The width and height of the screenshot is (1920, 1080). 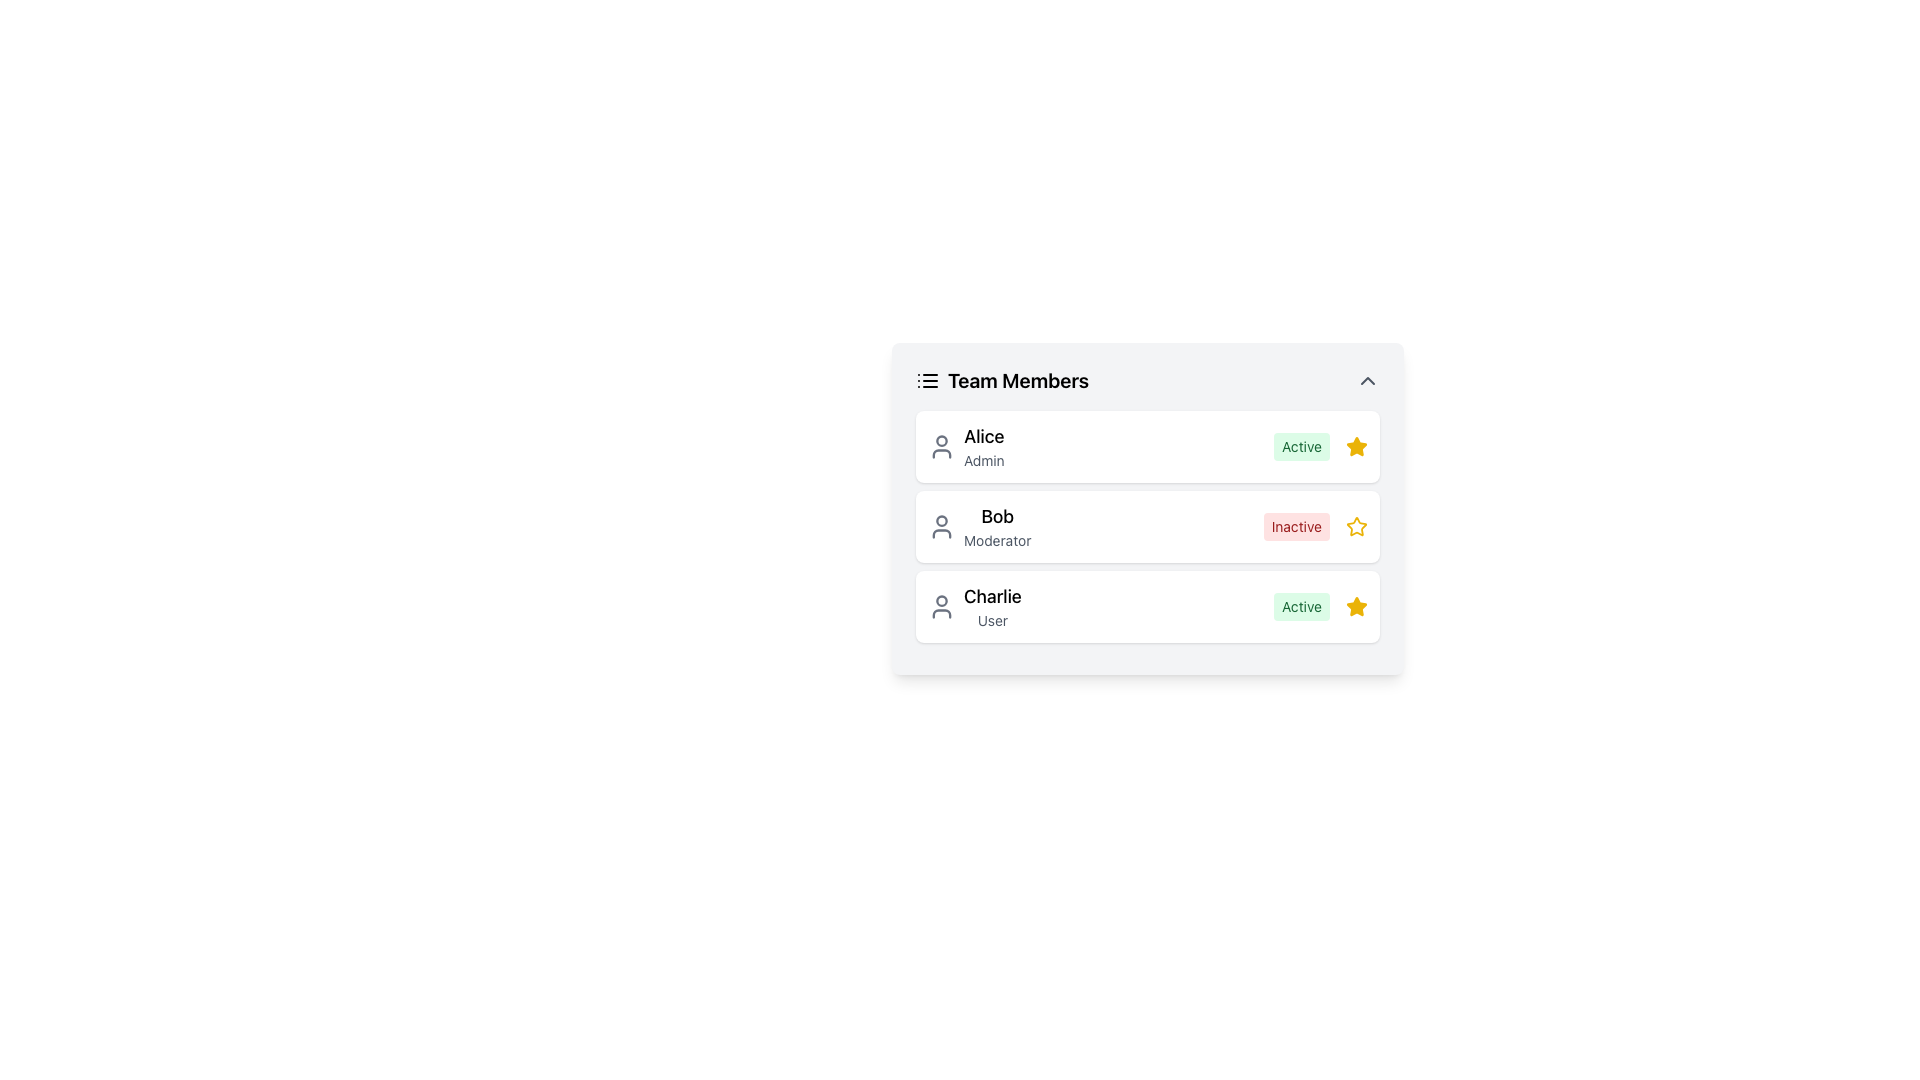 What do you see at coordinates (992, 605) in the screenshot?
I see `the interactive text label 'Charlie' which is part of the 'Team Members' panel, representing the third member in the list` at bounding box center [992, 605].